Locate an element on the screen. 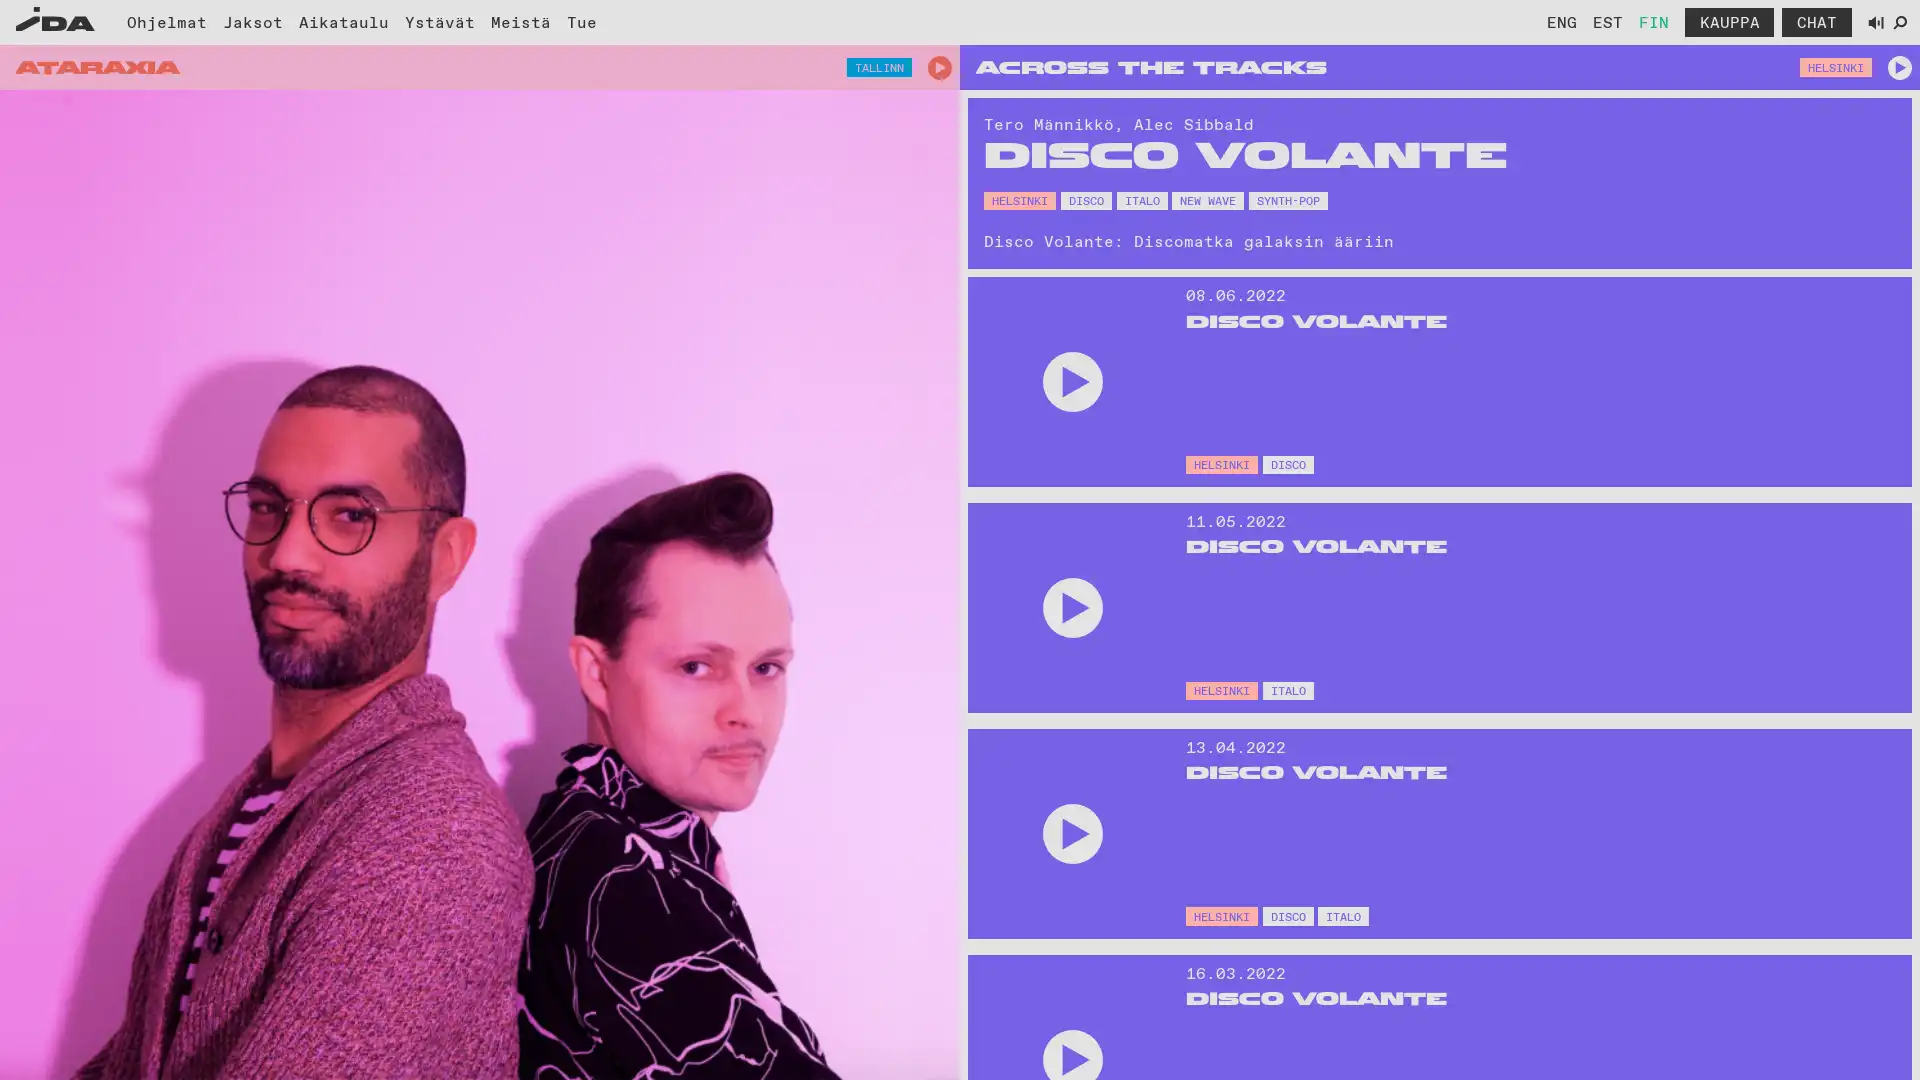 This screenshot has width=1920, height=1080. Play is located at coordinates (939, 65).